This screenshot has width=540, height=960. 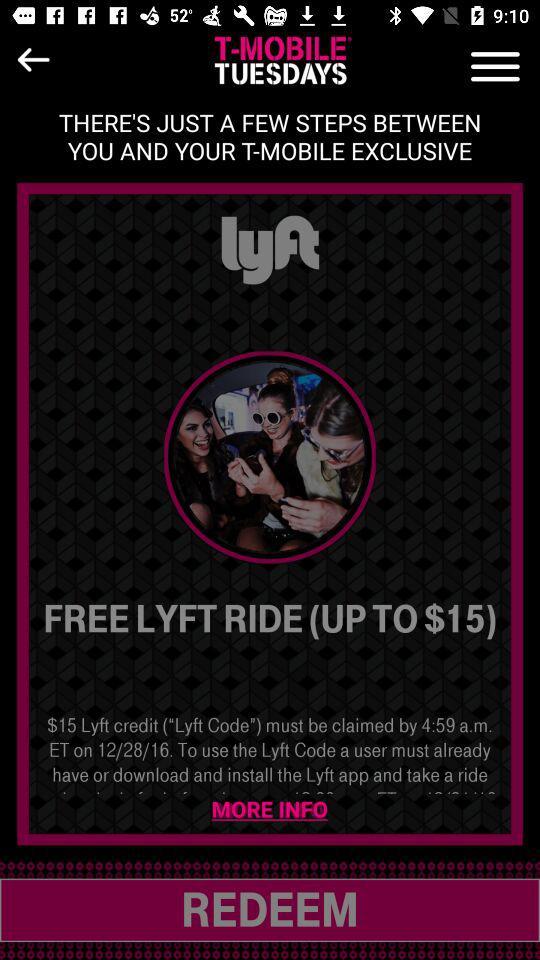 What do you see at coordinates (270, 810) in the screenshot?
I see `more info above redeem on the page` at bounding box center [270, 810].